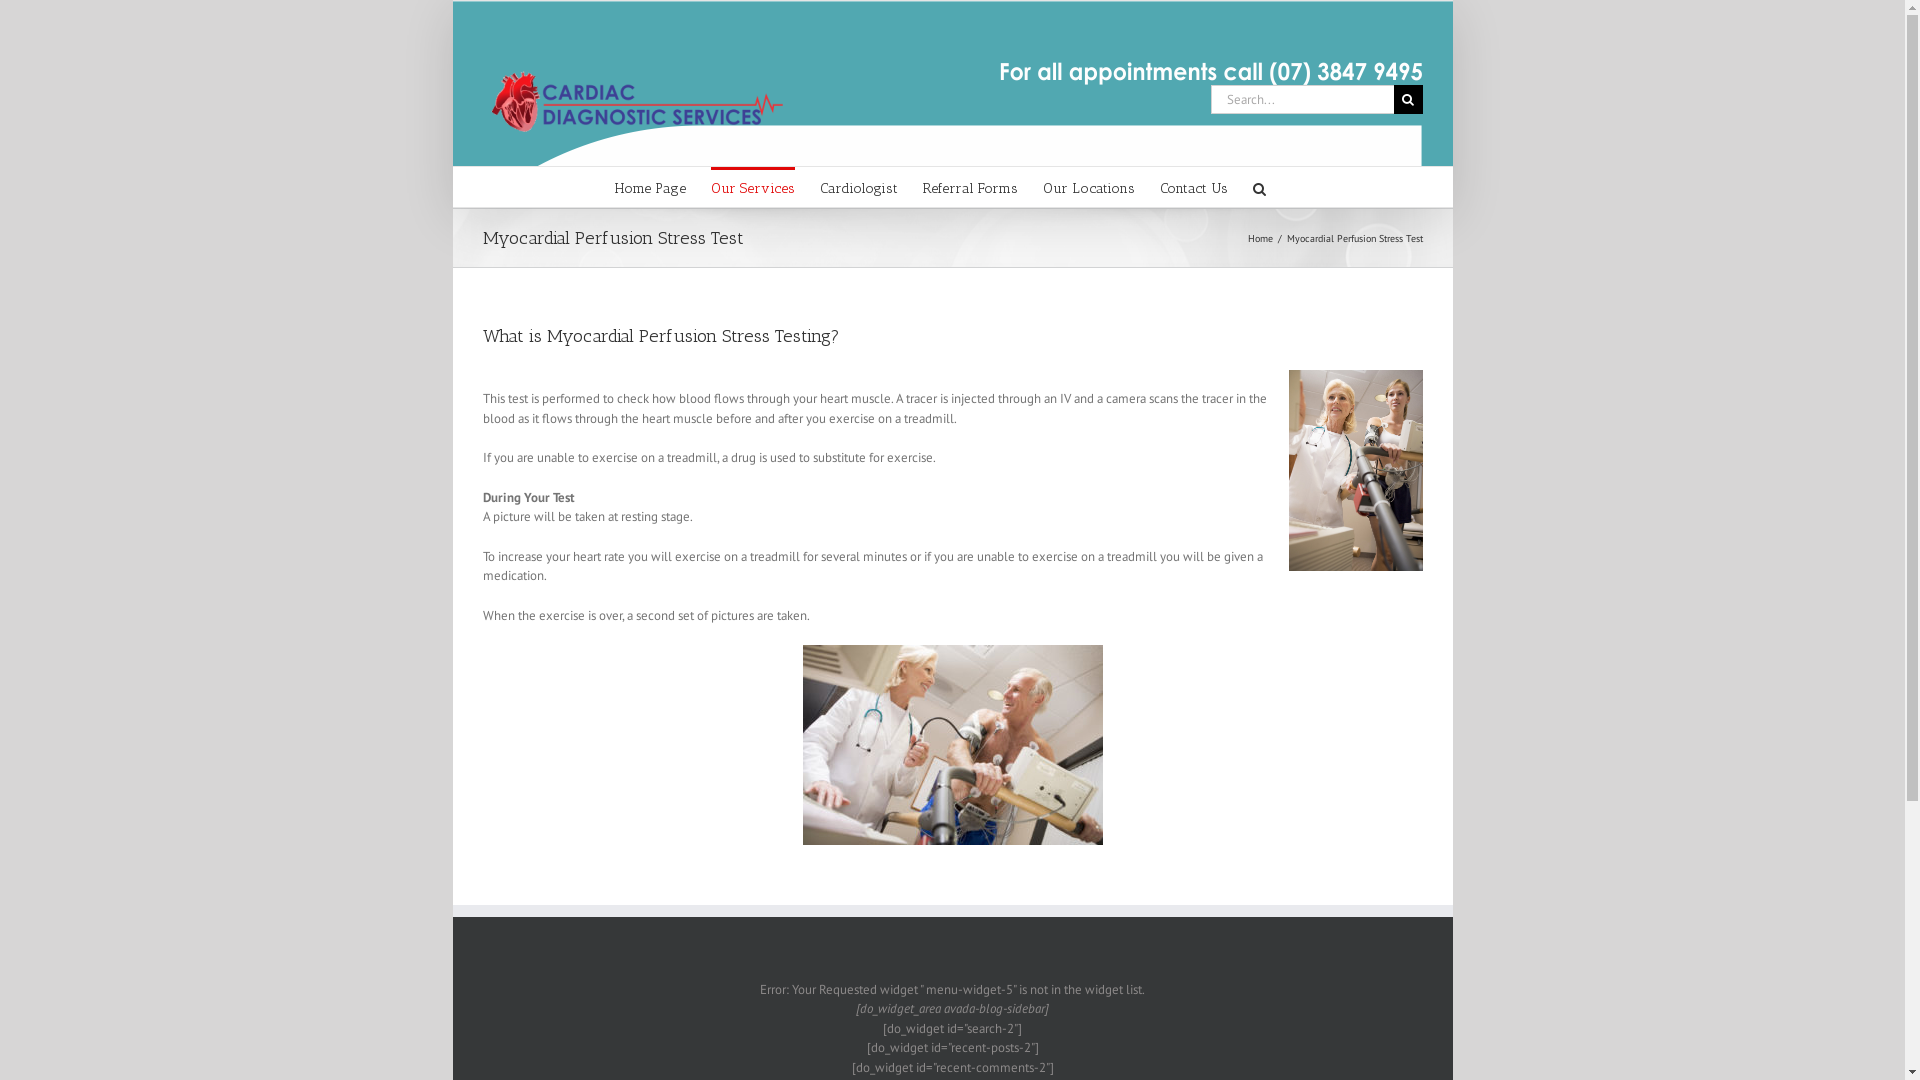  I want to click on 'Contact Us', so click(1160, 186).